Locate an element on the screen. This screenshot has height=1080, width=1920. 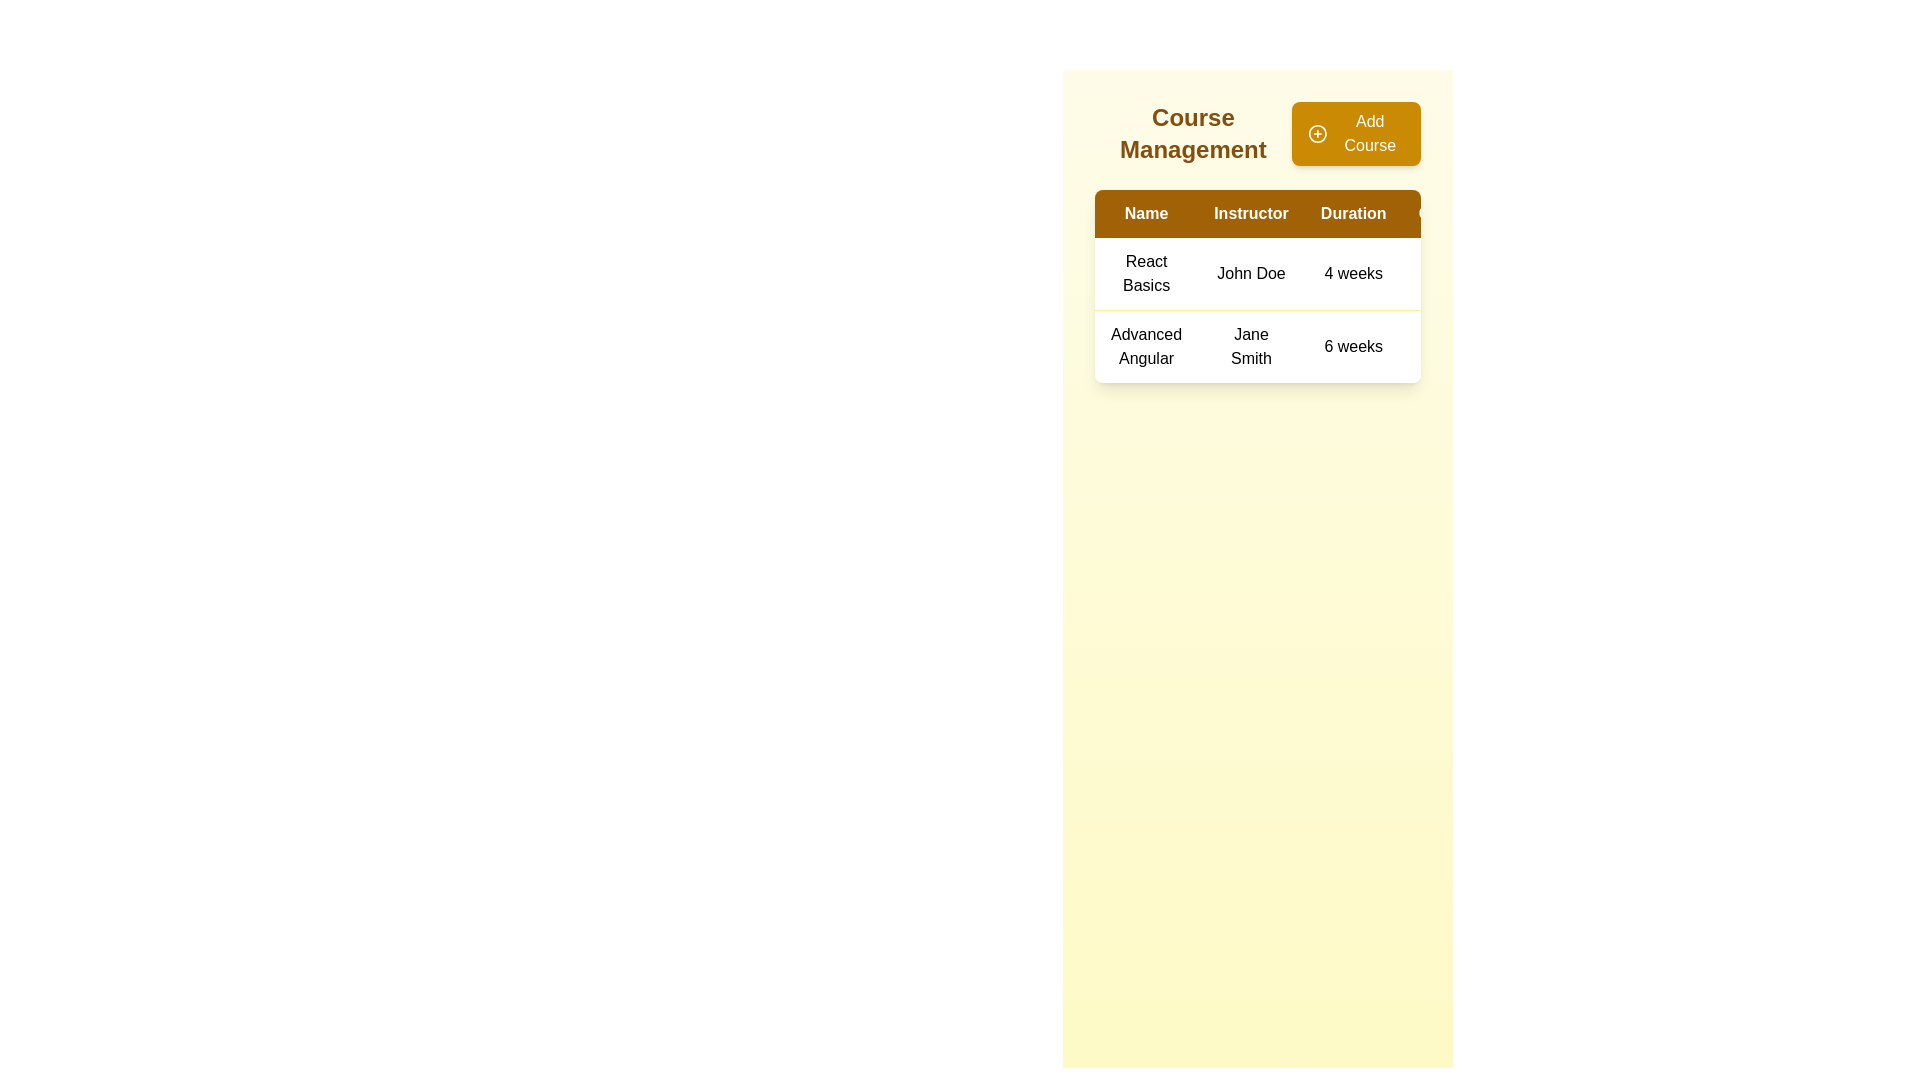
the 'Add Course' button by clicking on the circular outline that serves as a boundary for the plus sign icon is located at coordinates (1317, 134).